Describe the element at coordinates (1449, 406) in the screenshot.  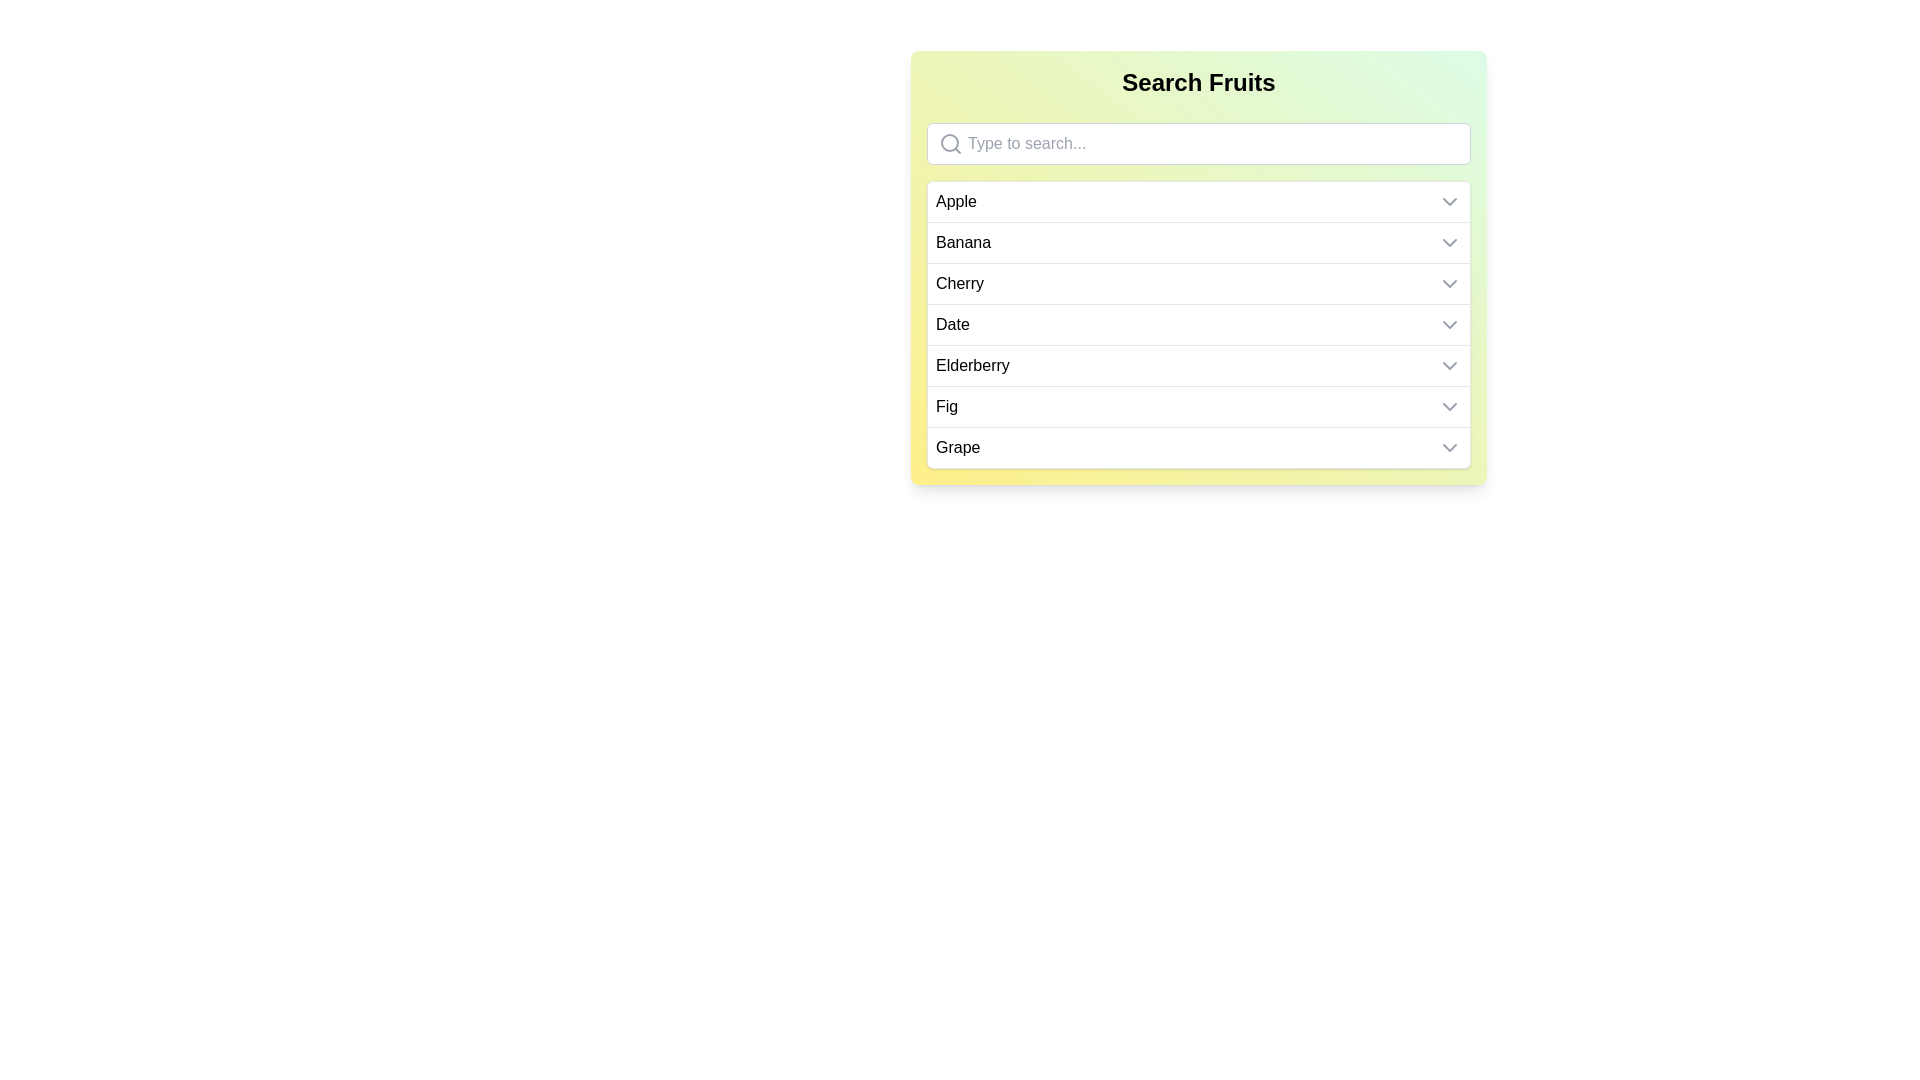
I see `the dropdown toggle button icon located to the right of the text 'Fig' in the 'Search Fruits' list, specifically in the sixth row` at that location.